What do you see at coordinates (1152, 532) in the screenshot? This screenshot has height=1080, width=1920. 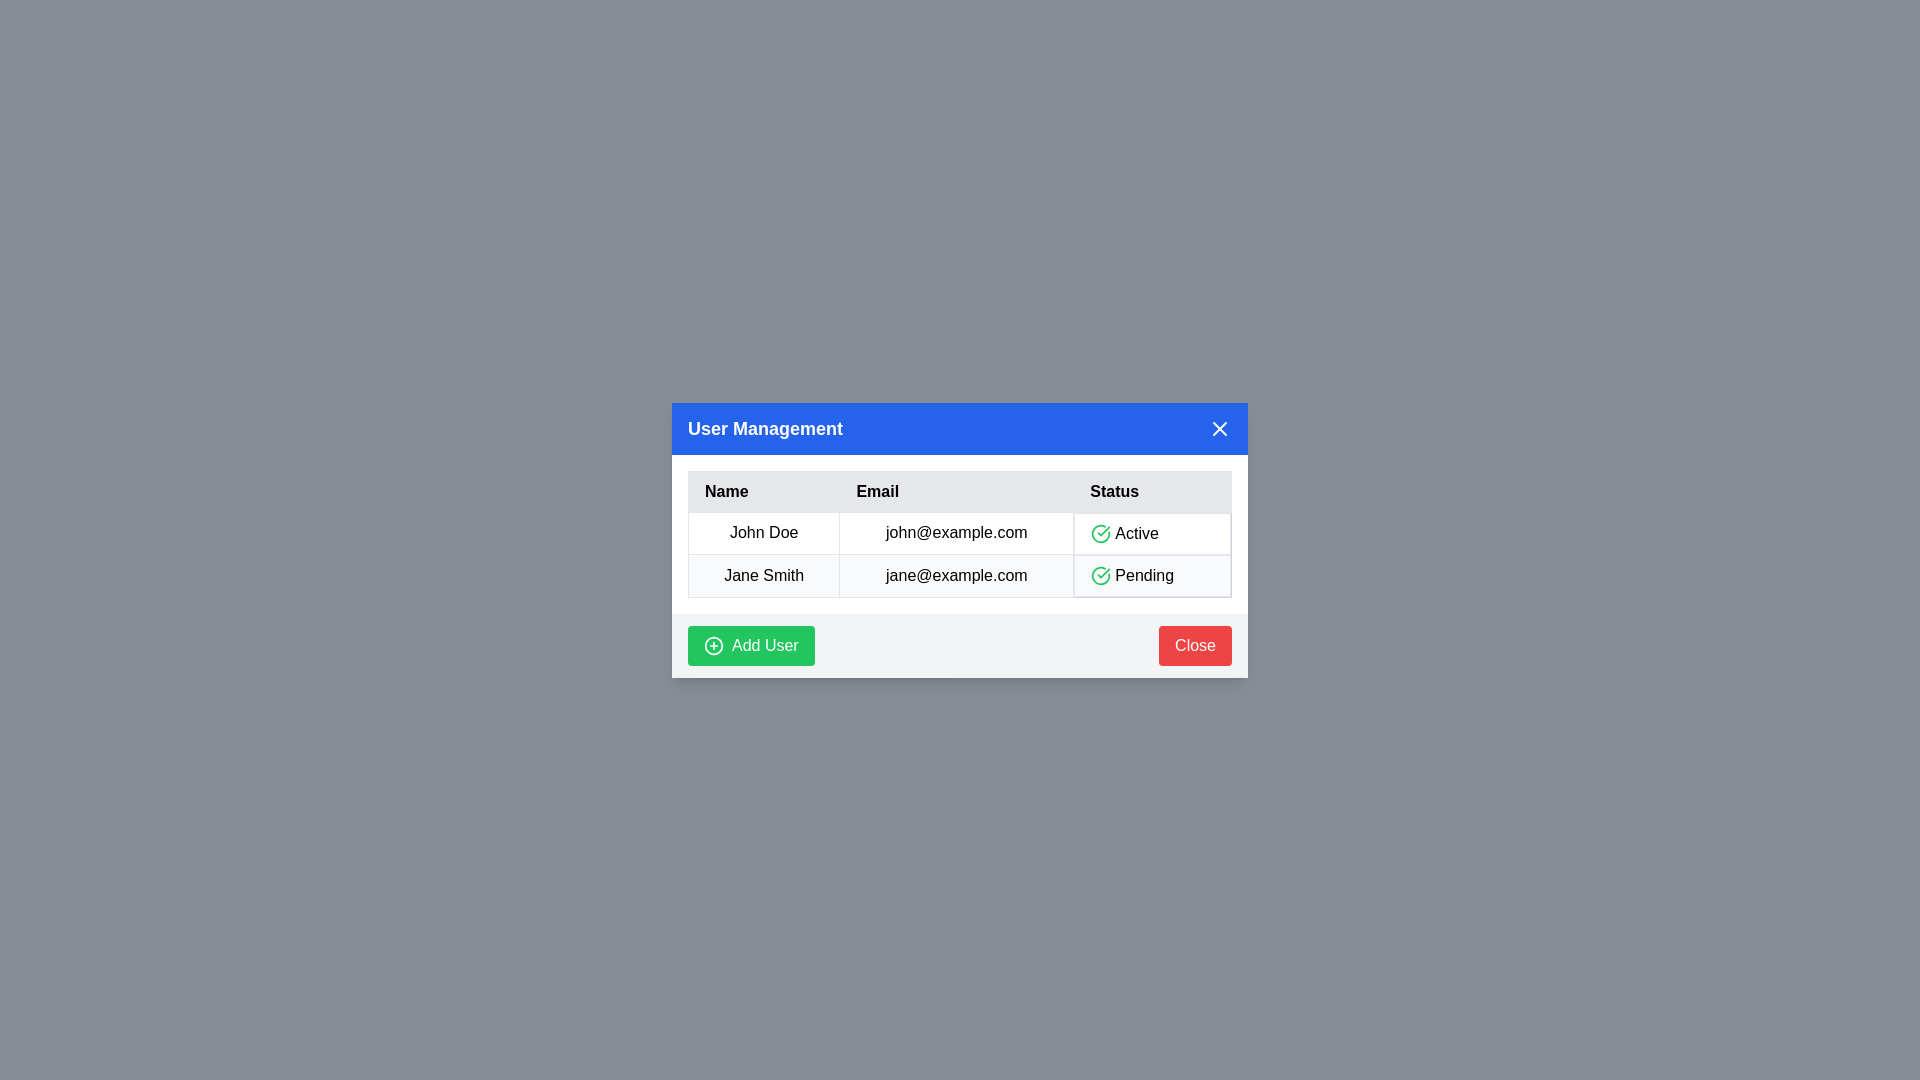 I see `the status Active to display its context` at bounding box center [1152, 532].